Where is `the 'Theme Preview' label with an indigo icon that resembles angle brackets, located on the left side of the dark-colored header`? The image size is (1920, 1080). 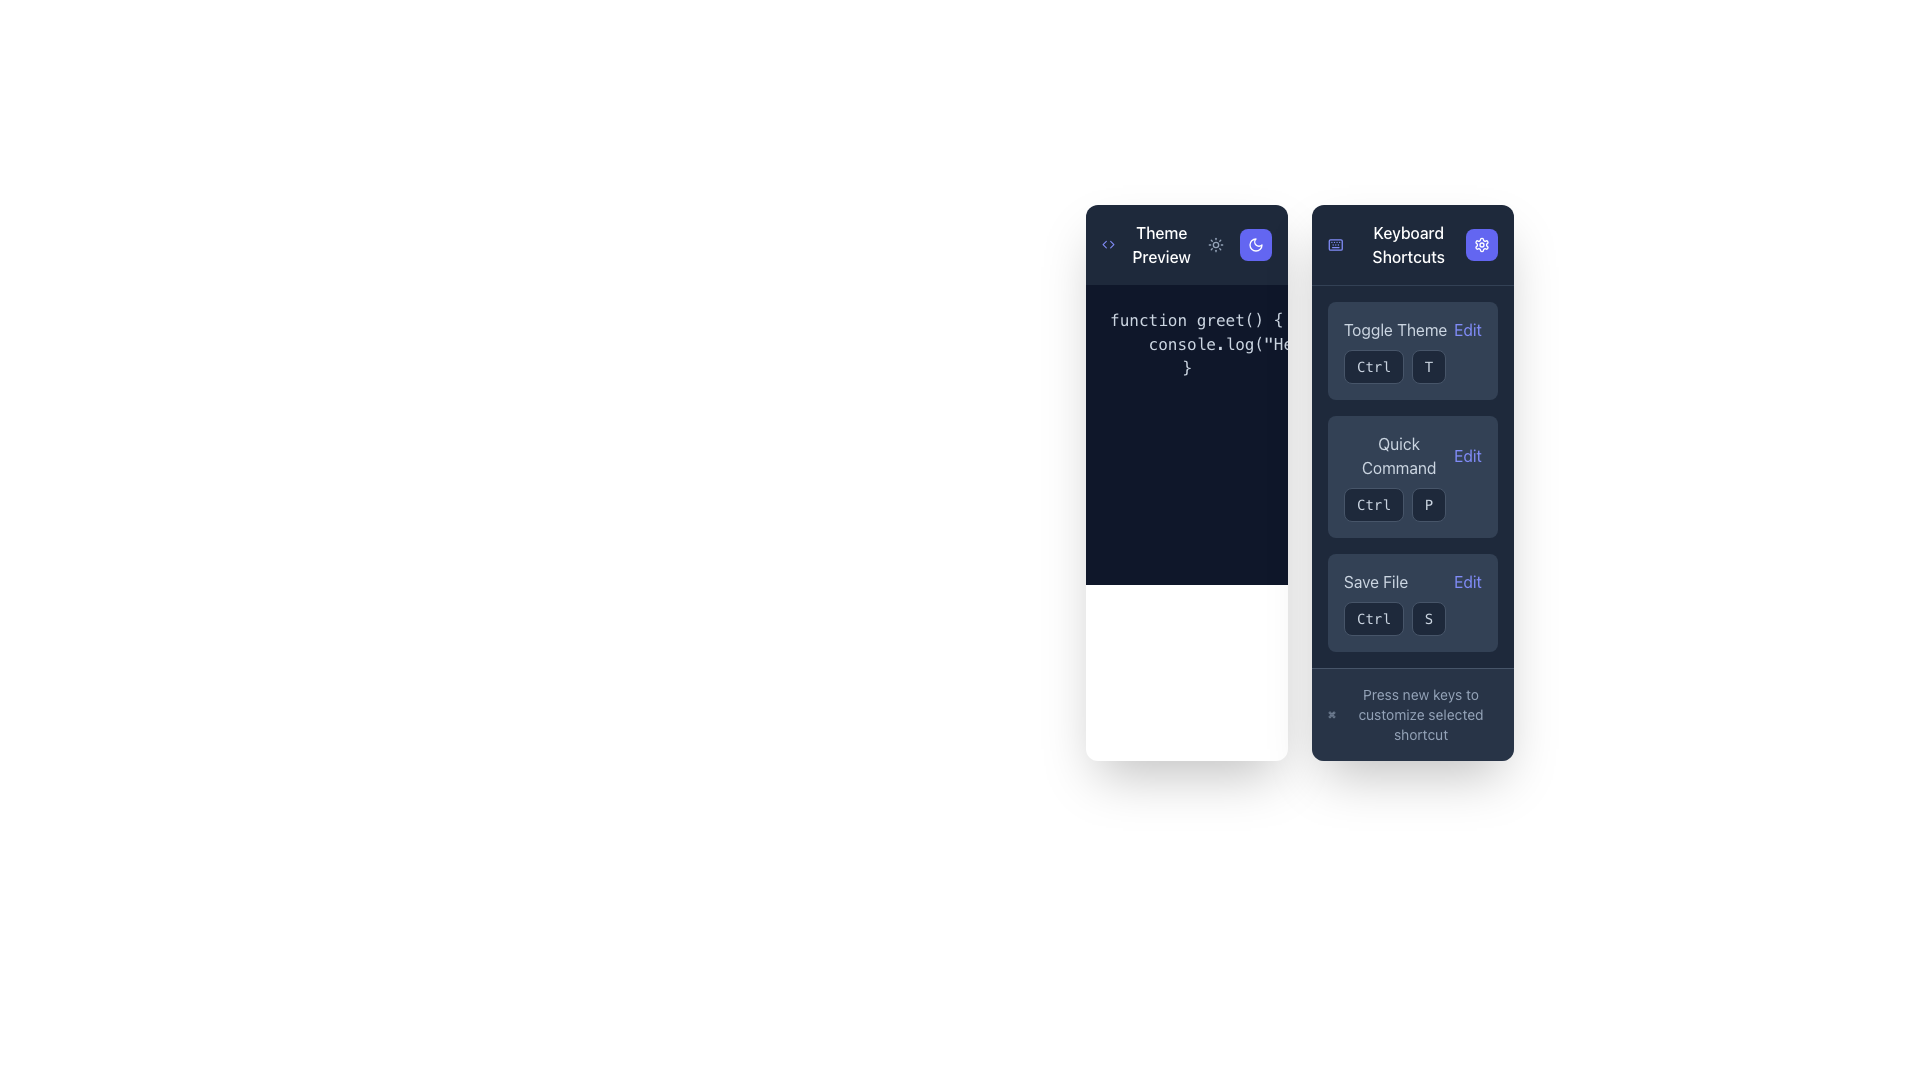 the 'Theme Preview' label with an indigo icon that resembles angle brackets, located on the left side of the dark-colored header is located at coordinates (1151, 244).